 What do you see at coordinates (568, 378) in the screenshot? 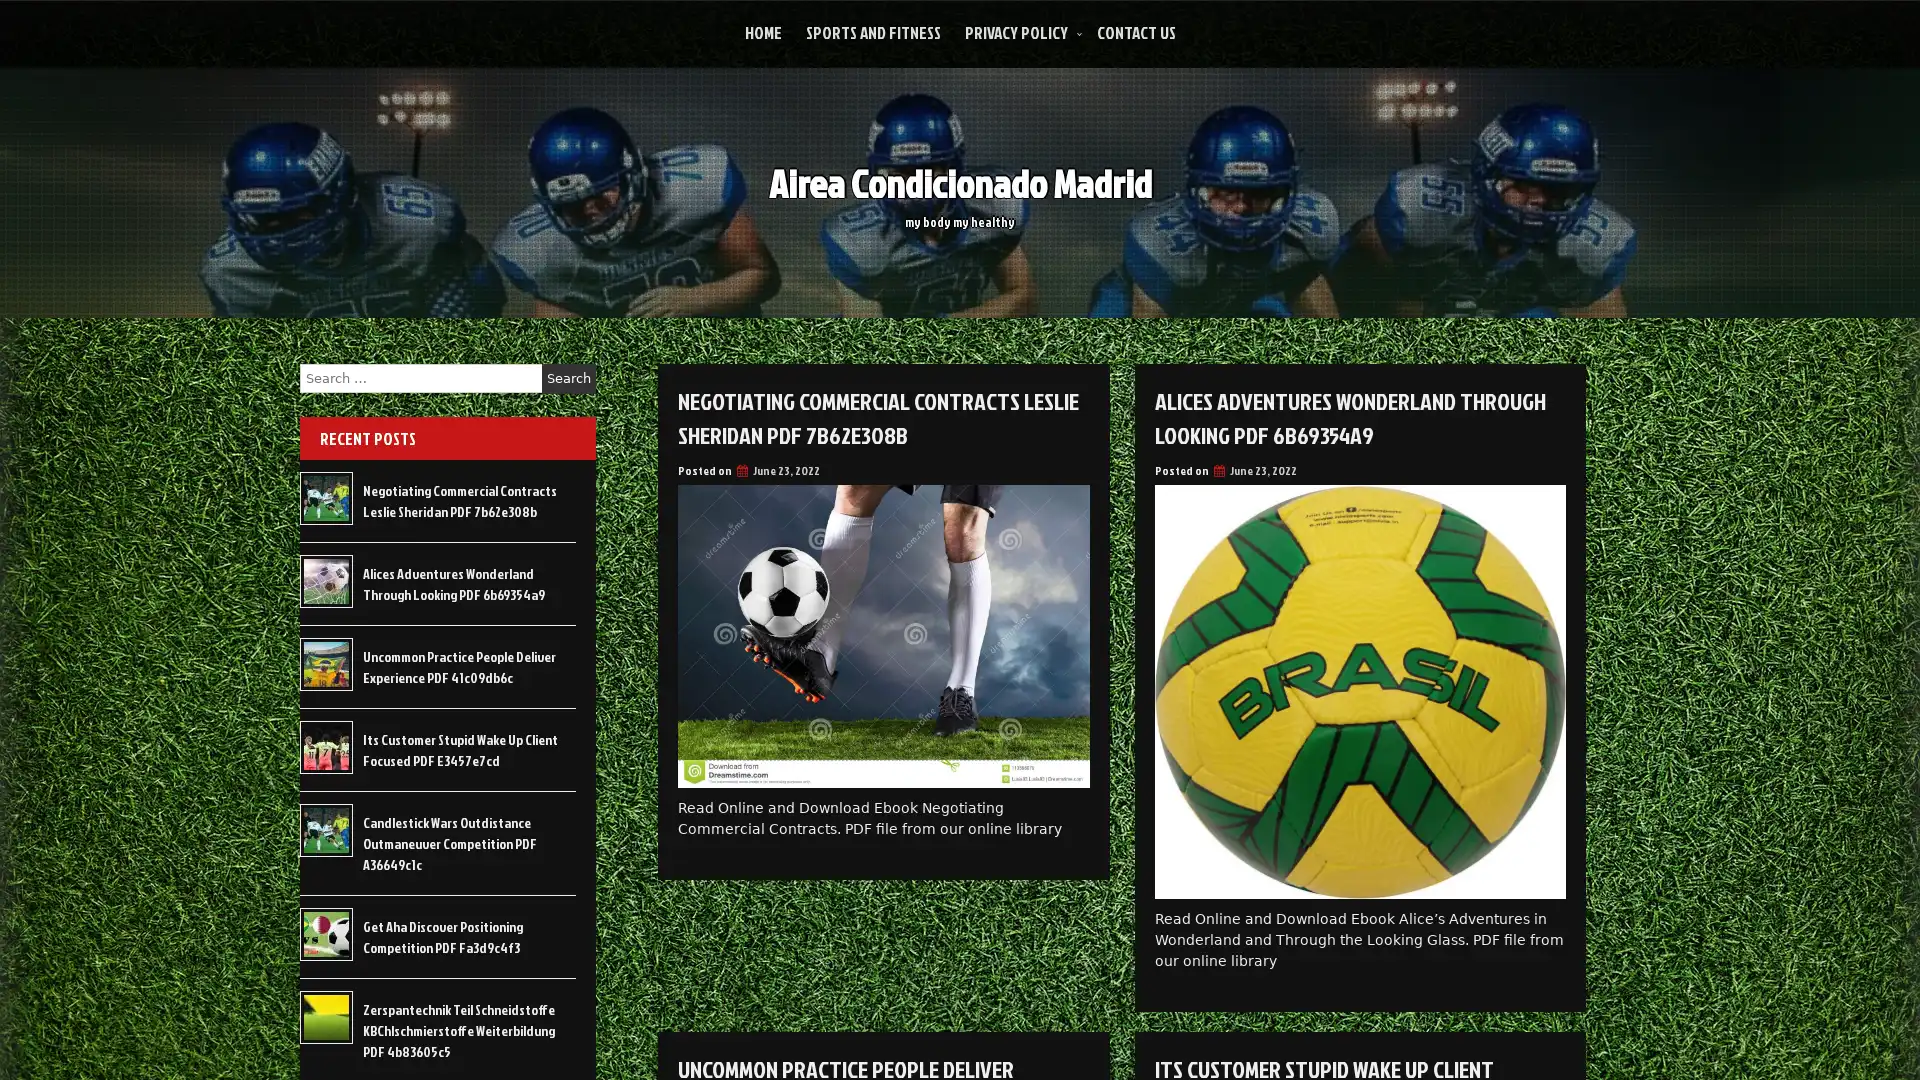
I see `Search` at bounding box center [568, 378].